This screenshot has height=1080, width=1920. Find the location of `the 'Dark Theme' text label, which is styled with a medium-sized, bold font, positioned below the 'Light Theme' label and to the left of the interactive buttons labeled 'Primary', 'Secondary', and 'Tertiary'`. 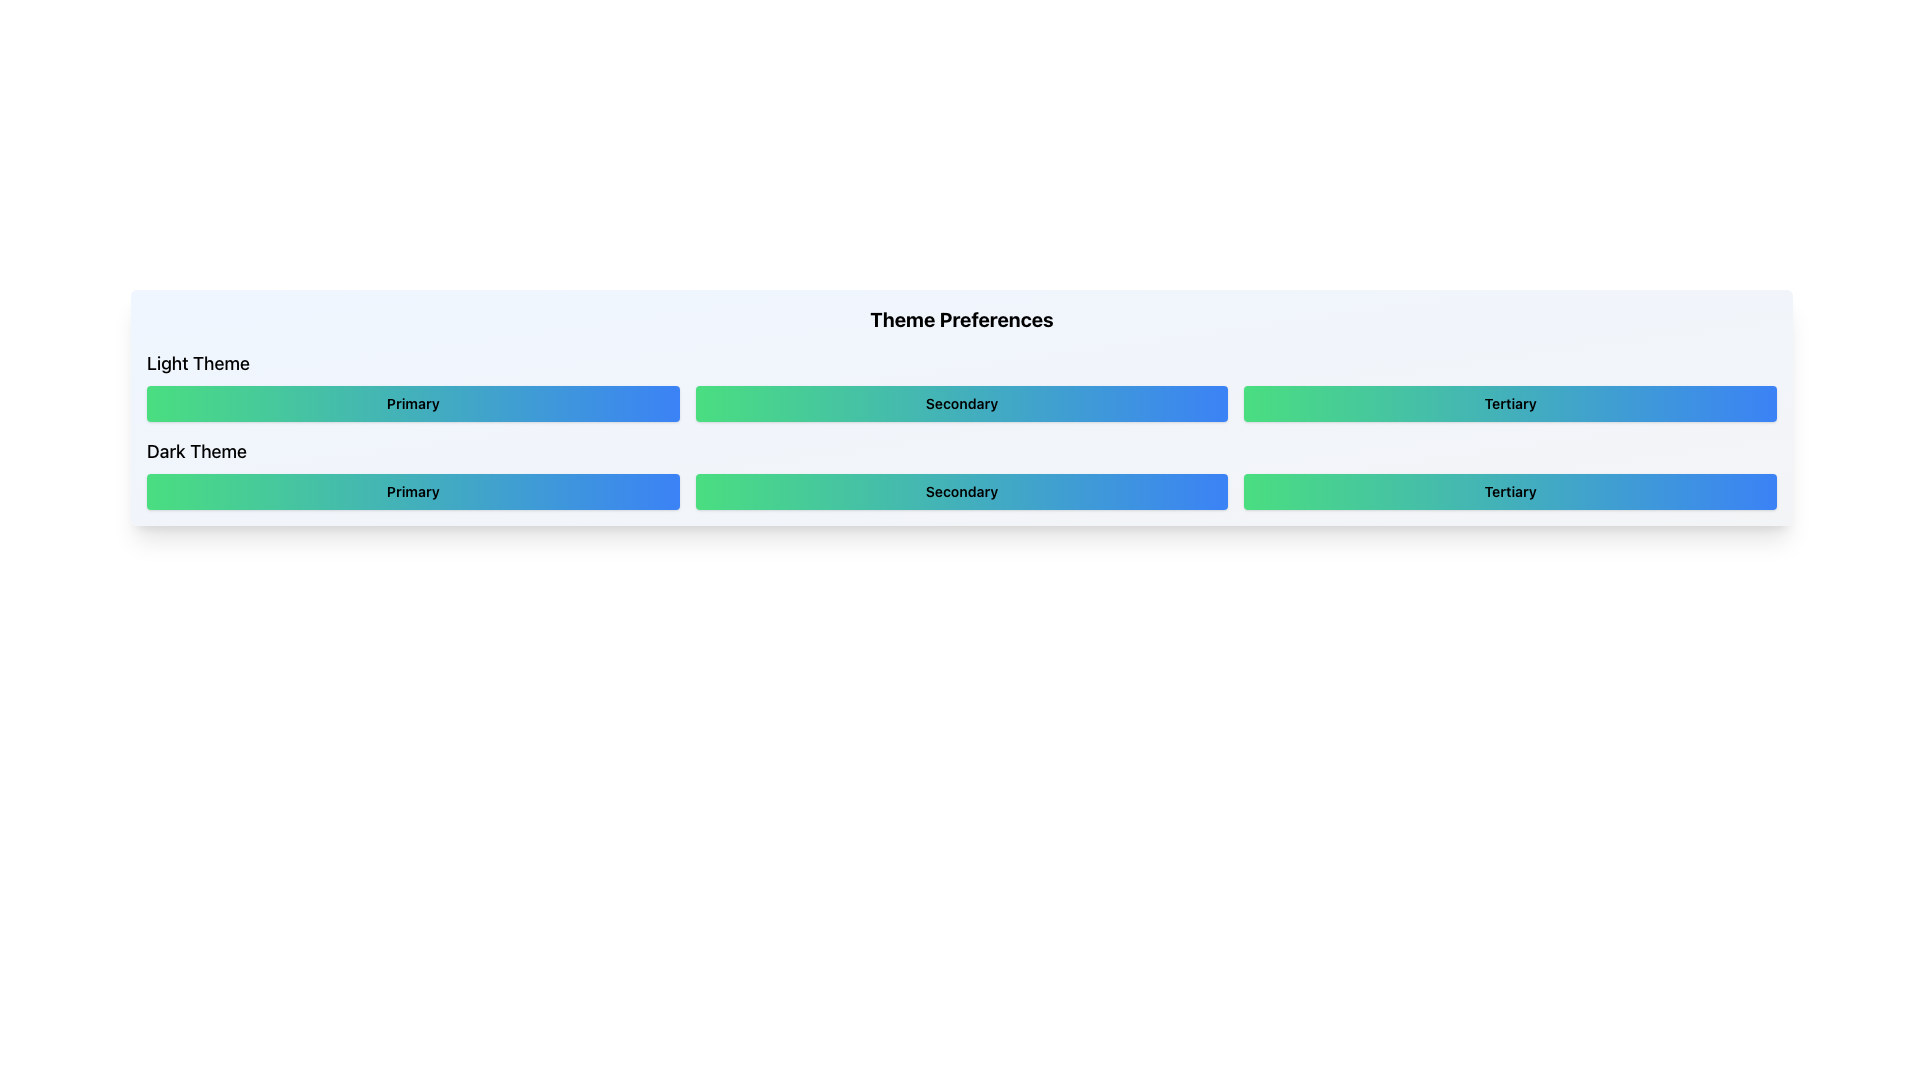

the 'Dark Theme' text label, which is styled with a medium-sized, bold font, positioned below the 'Light Theme' label and to the left of the interactive buttons labeled 'Primary', 'Secondary', and 'Tertiary' is located at coordinates (196, 451).